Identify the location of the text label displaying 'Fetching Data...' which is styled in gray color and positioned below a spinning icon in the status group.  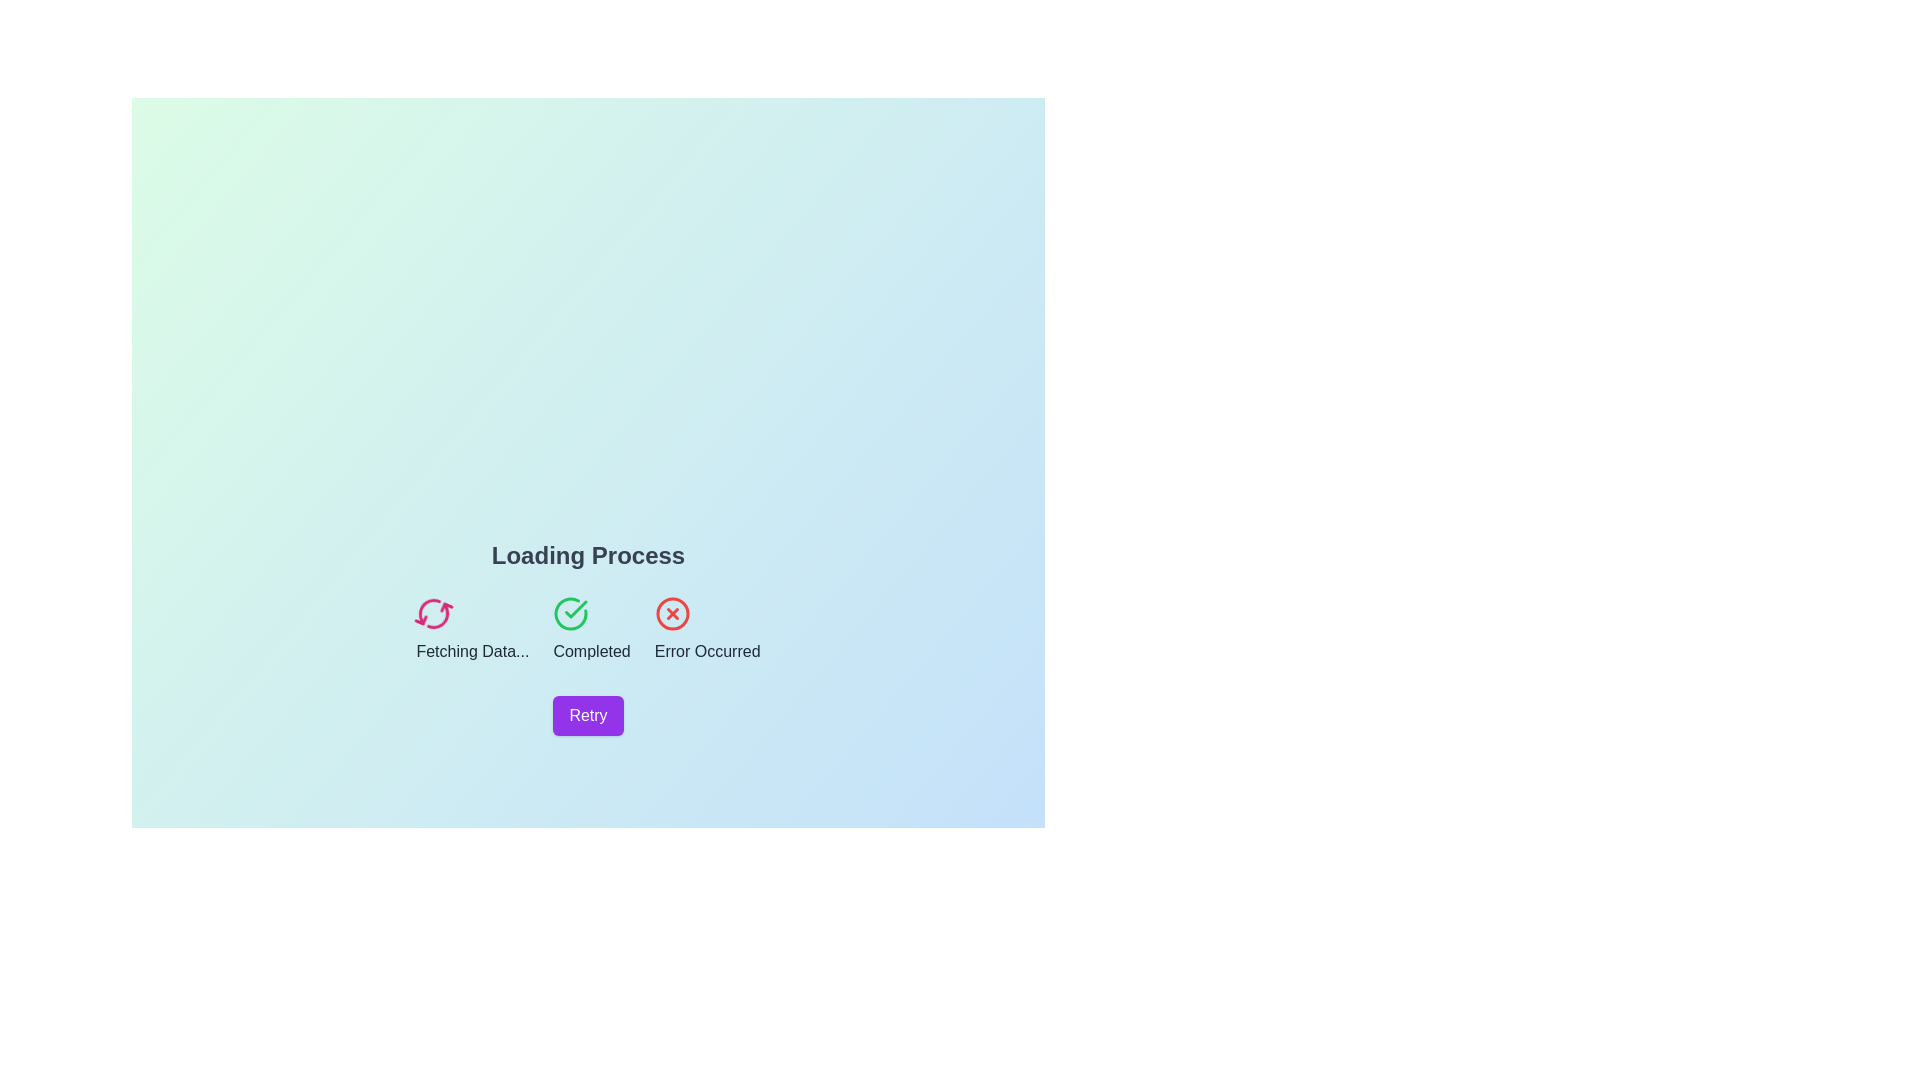
(471, 651).